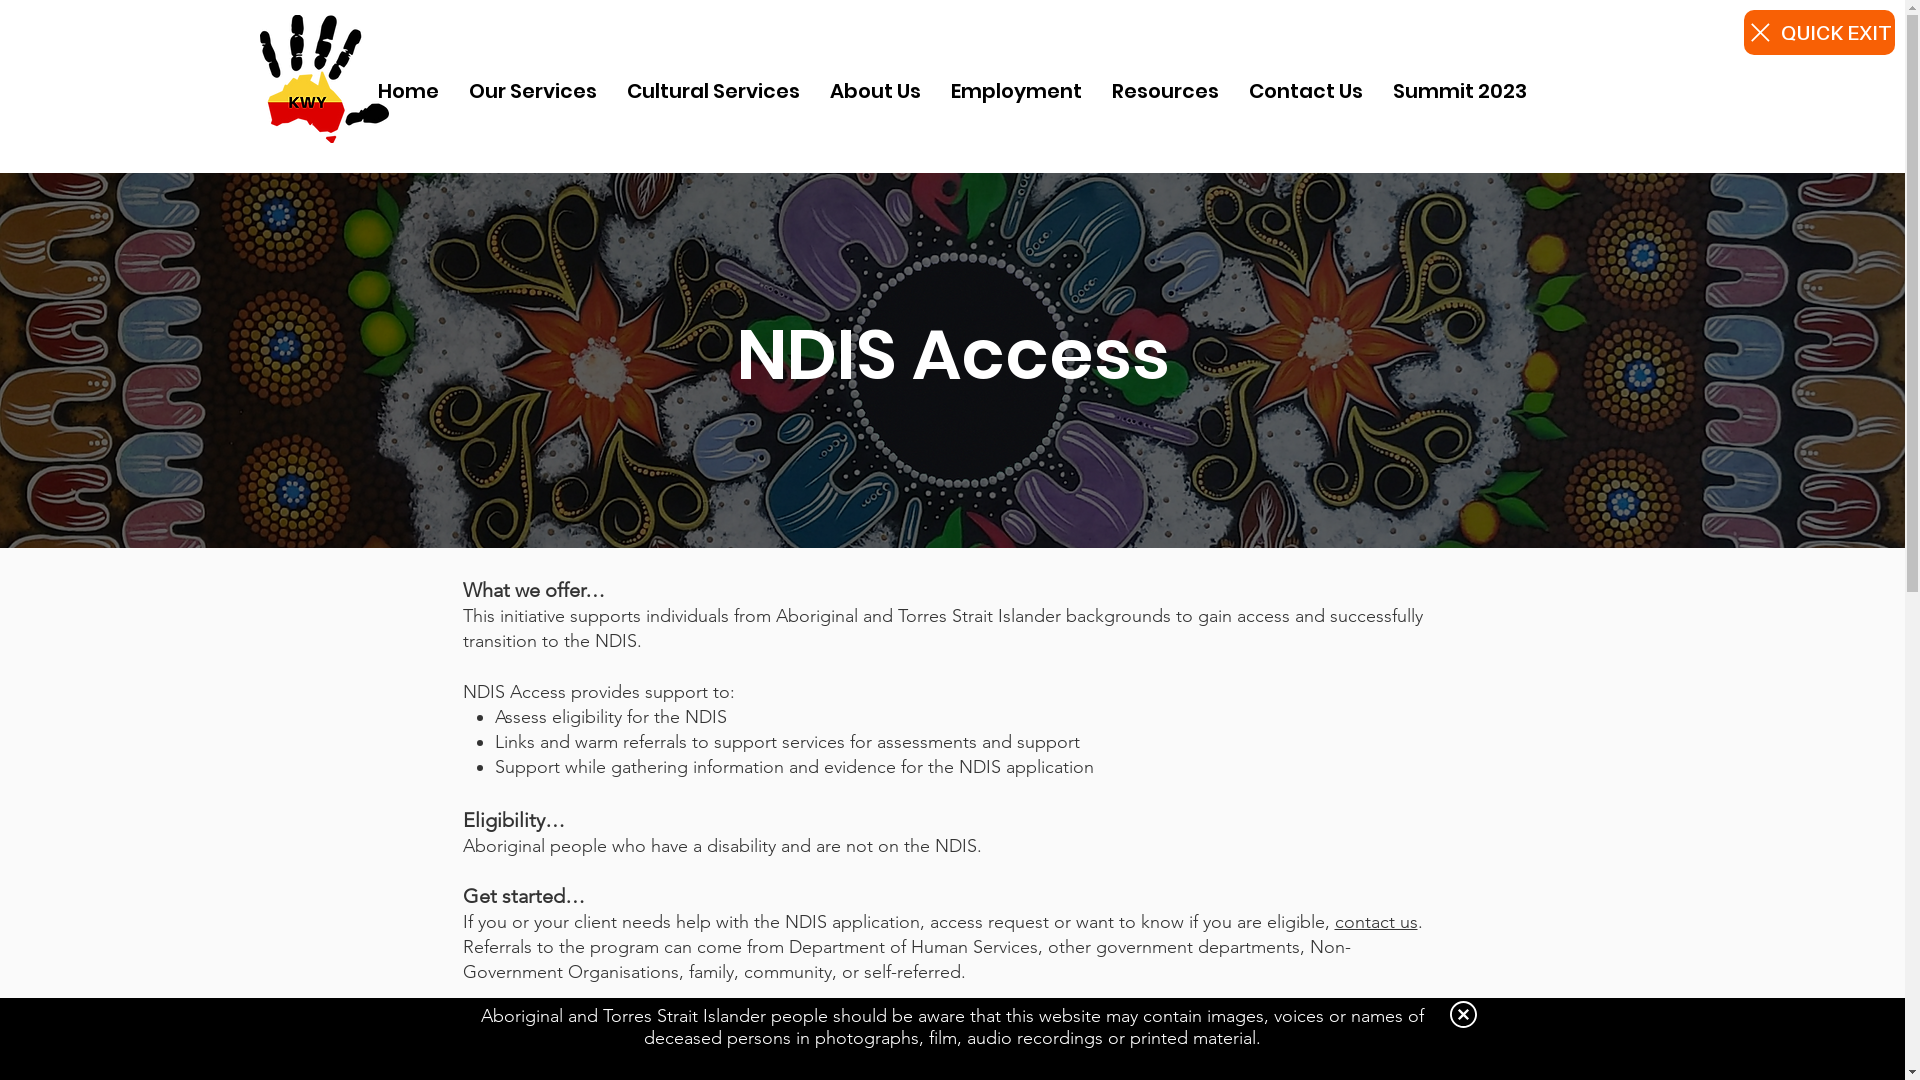 This screenshot has width=1920, height=1080. Describe the element at coordinates (875, 91) in the screenshot. I see `'About Us'` at that location.